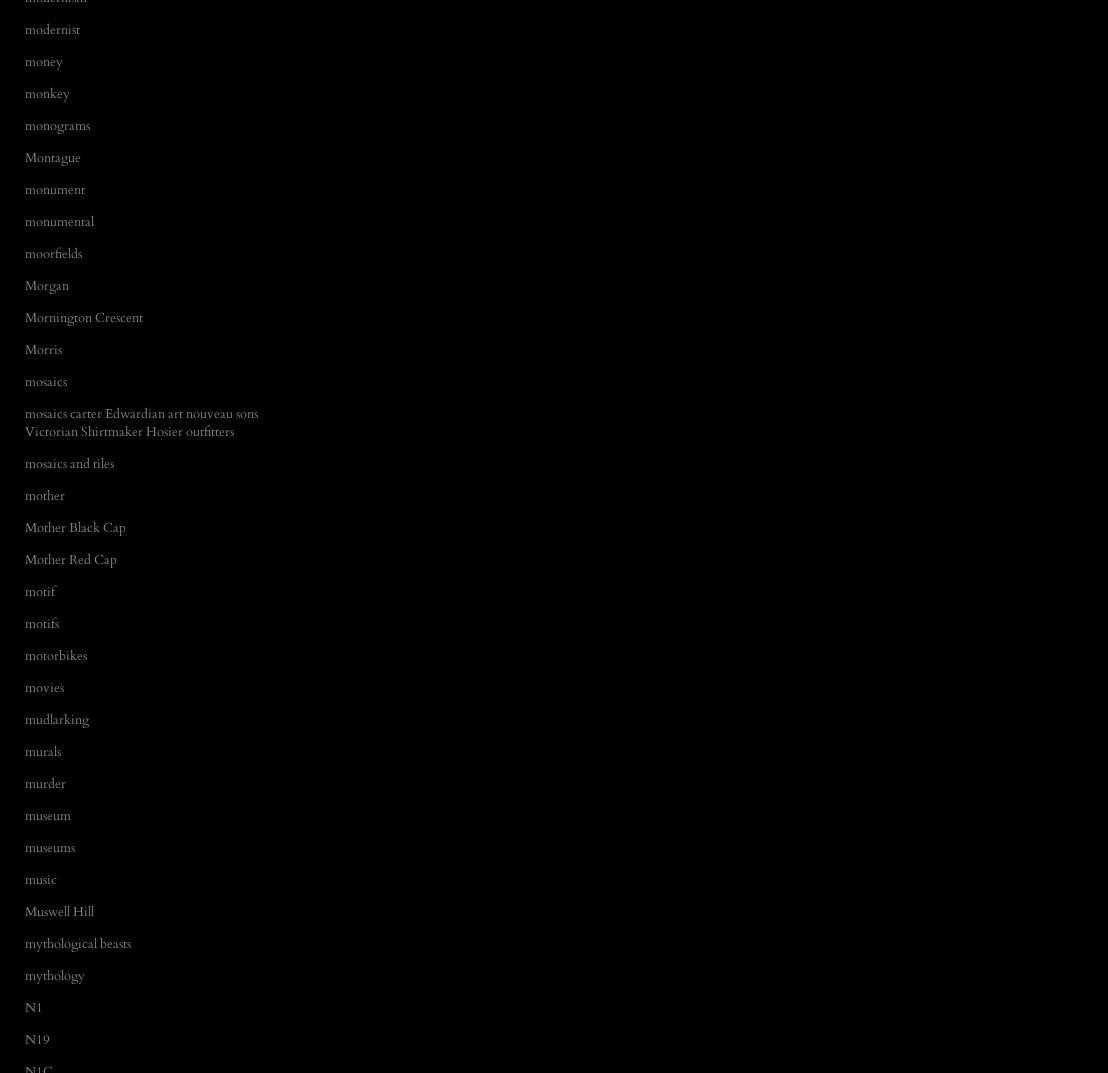  I want to click on 'motifs', so click(41, 621).